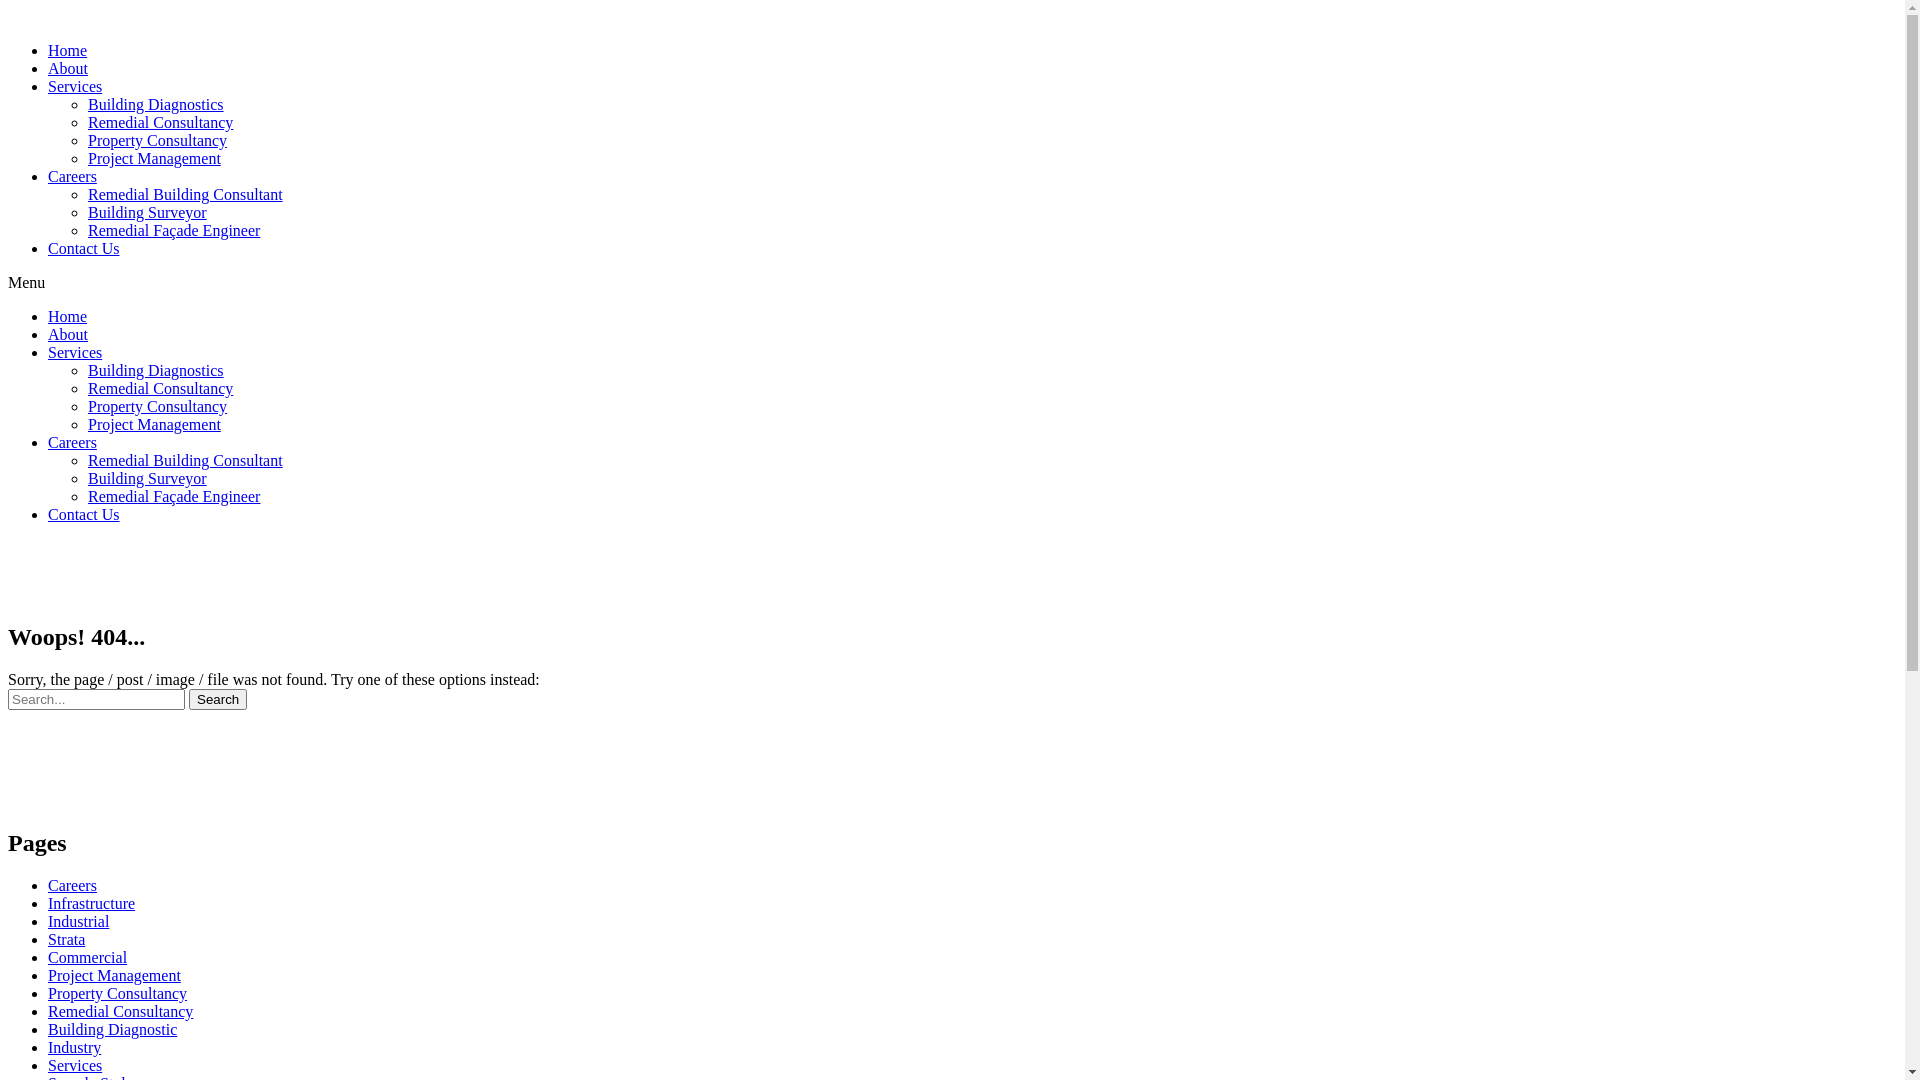 The width and height of the screenshot is (1920, 1080). What do you see at coordinates (146, 478) in the screenshot?
I see `'Building Surveyor'` at bounding box center [146, 478].